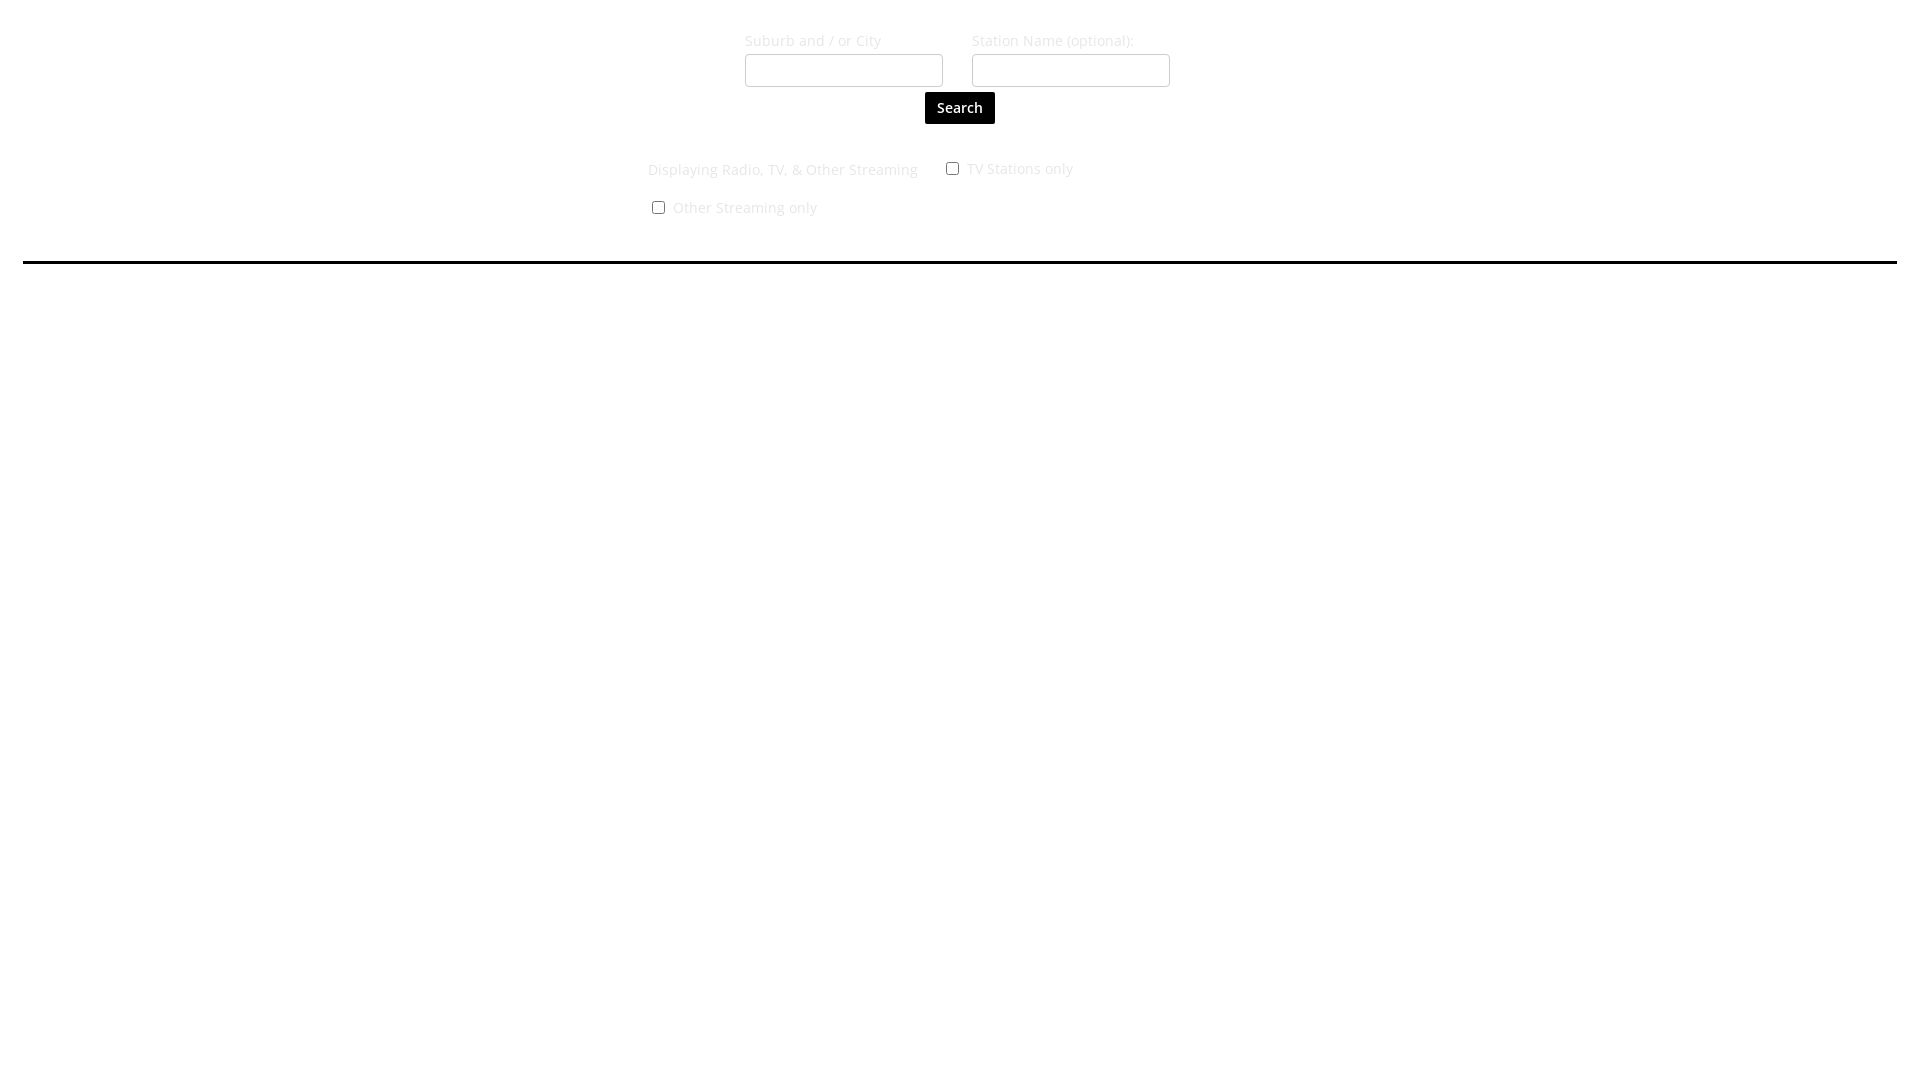 The height and width of the screenshot is (1080, 1920). I want to click on 'Search', so click(960, 108).